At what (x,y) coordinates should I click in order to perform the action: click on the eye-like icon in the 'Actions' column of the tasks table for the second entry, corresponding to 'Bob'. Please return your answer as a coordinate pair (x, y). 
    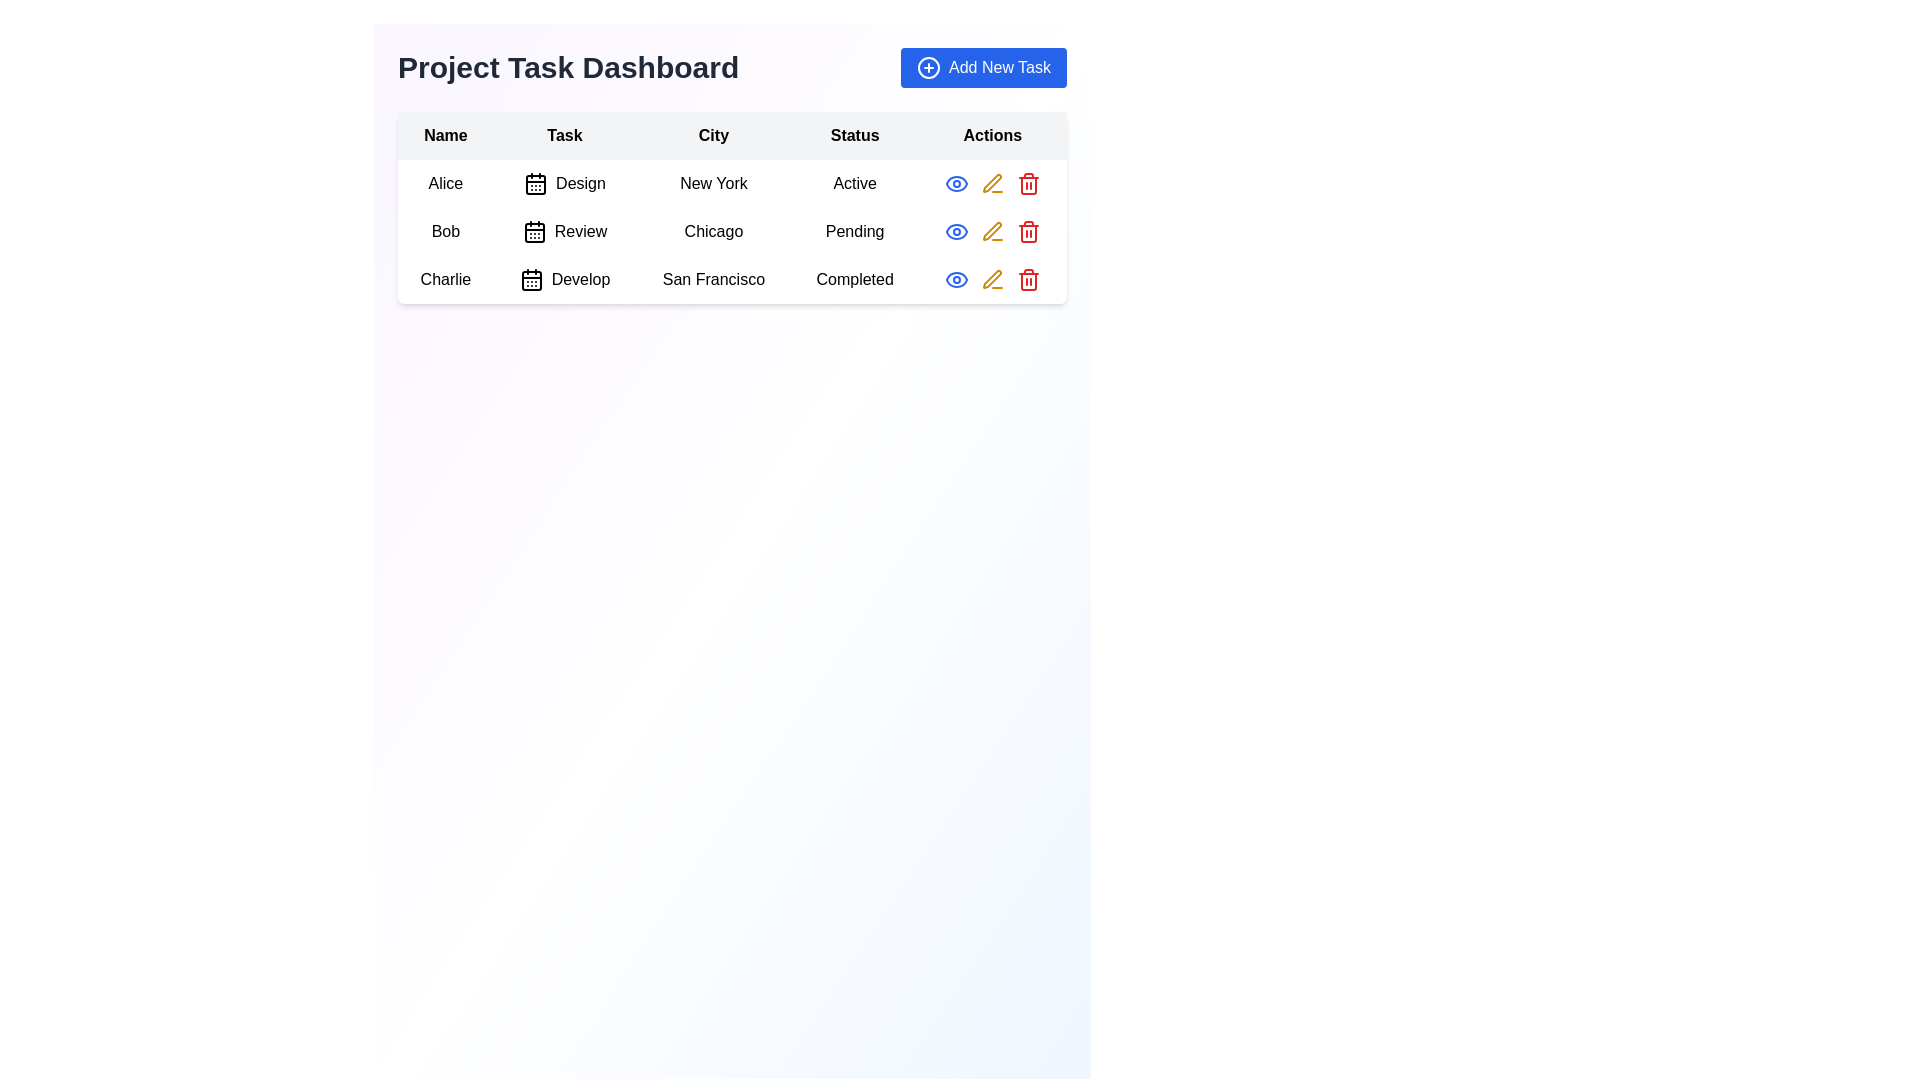
    Looking at the image, I should click on (955, 184).